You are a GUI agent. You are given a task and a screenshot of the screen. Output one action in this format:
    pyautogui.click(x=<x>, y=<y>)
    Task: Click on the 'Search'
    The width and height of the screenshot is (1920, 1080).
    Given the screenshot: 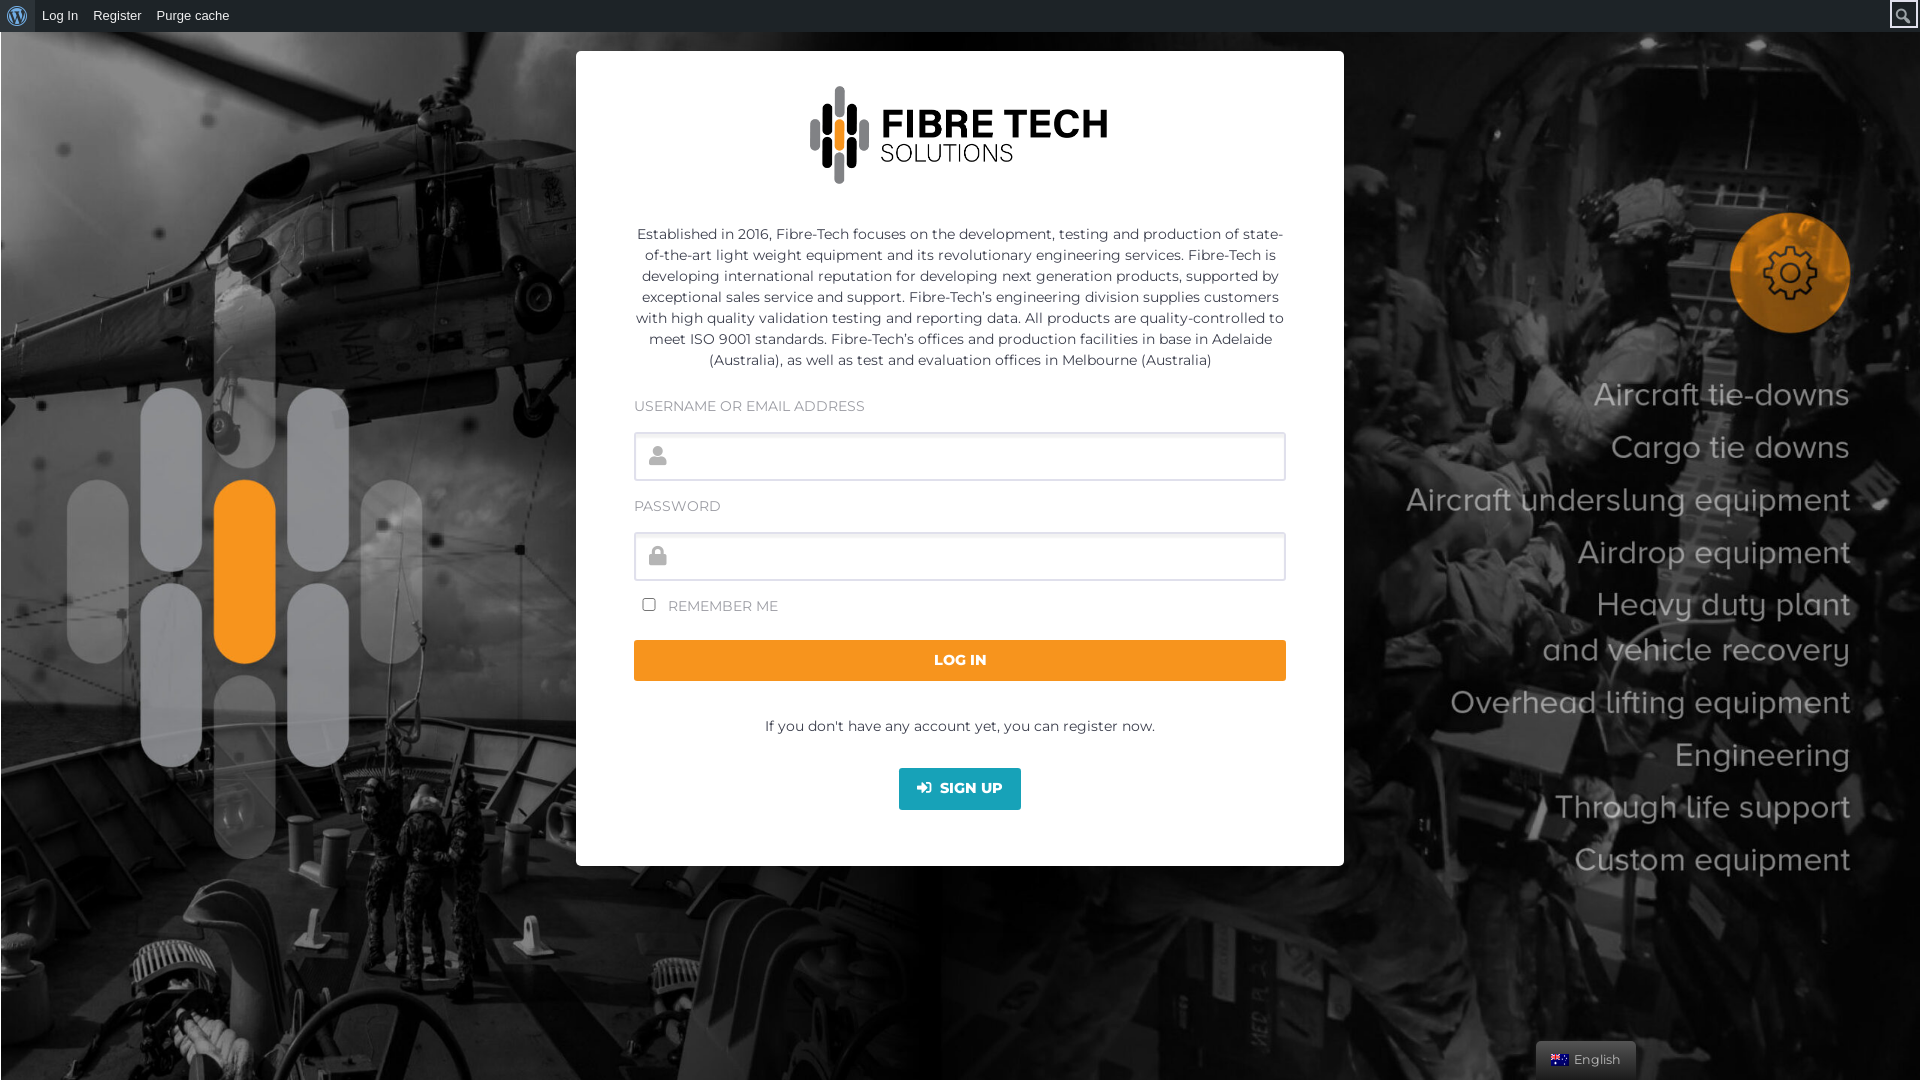 What is the action you would take?
    pyautogui.click(x=20, y=15)
    